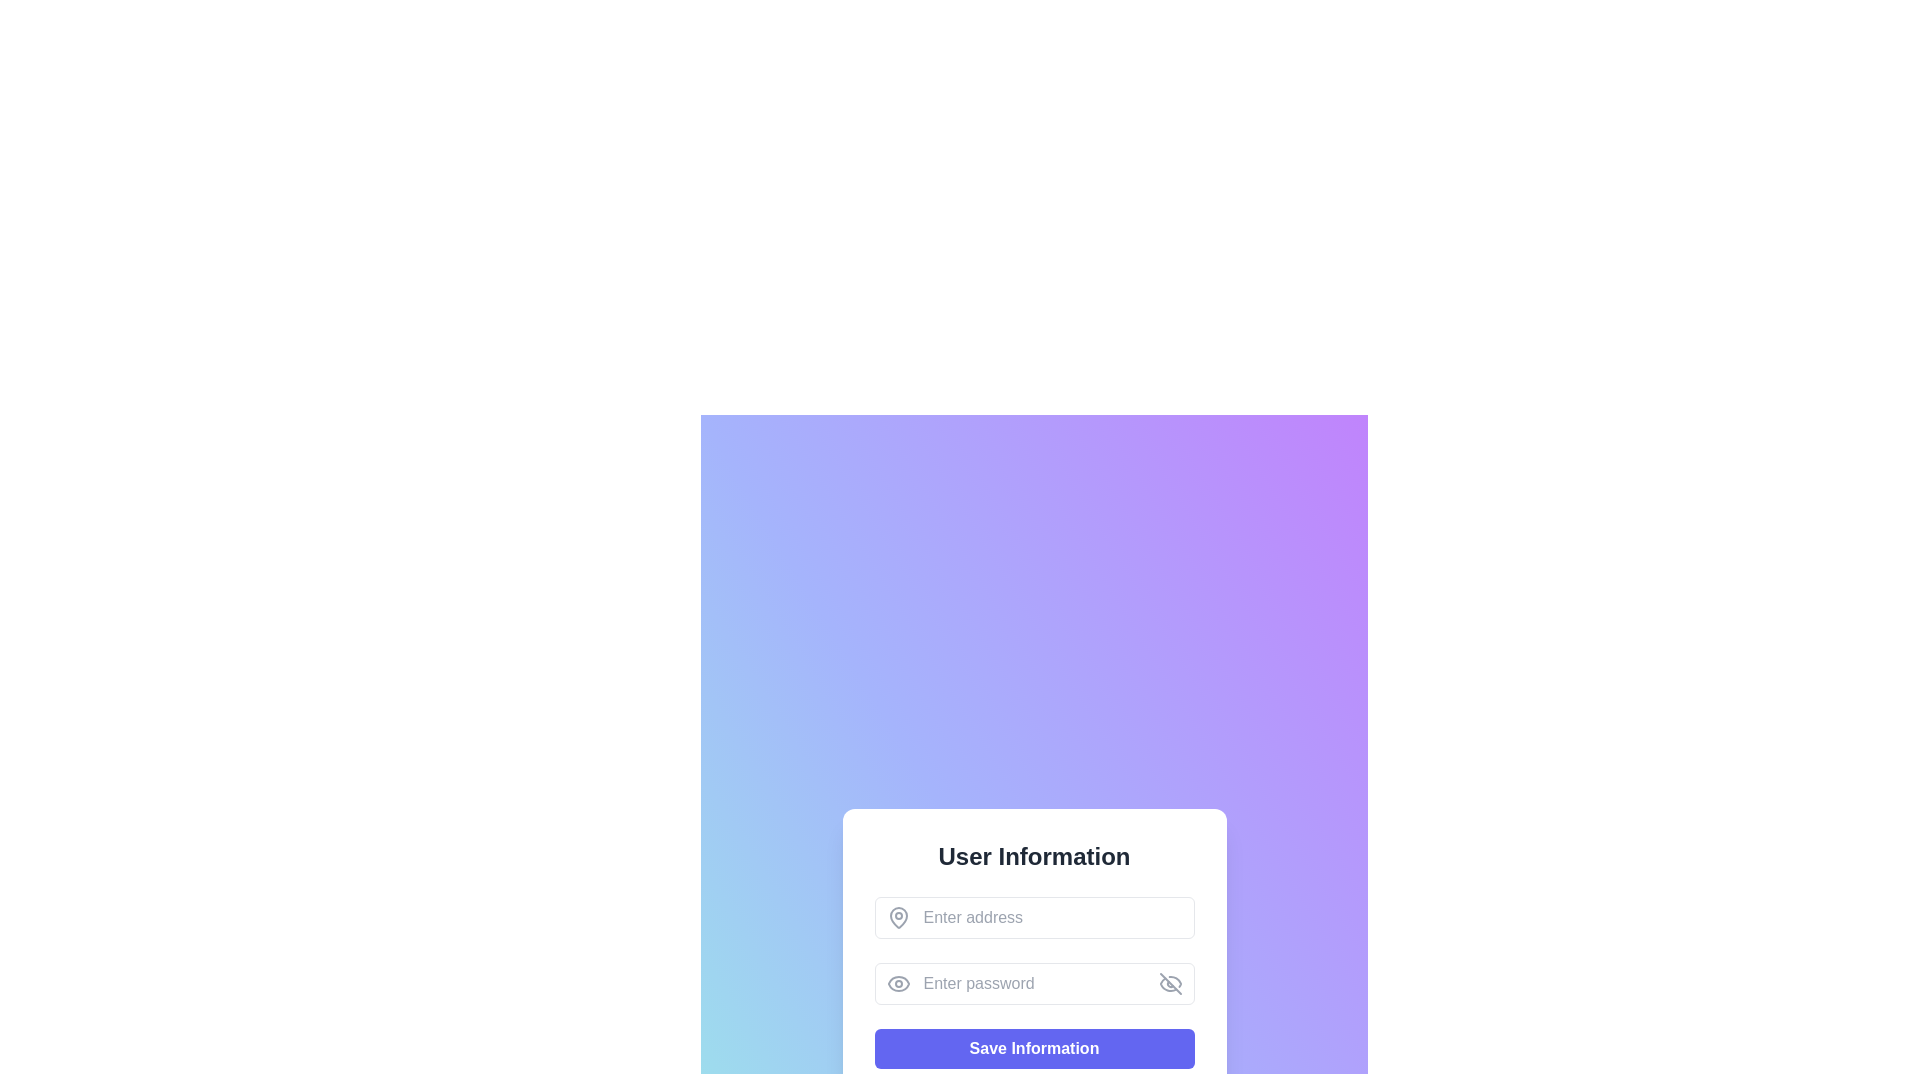  Describe the element at coordinates (1170, 982) in the screenshot. I see `the password visibility toggle icon located to the right of the password input field to trigger the tooltip display` at that location.